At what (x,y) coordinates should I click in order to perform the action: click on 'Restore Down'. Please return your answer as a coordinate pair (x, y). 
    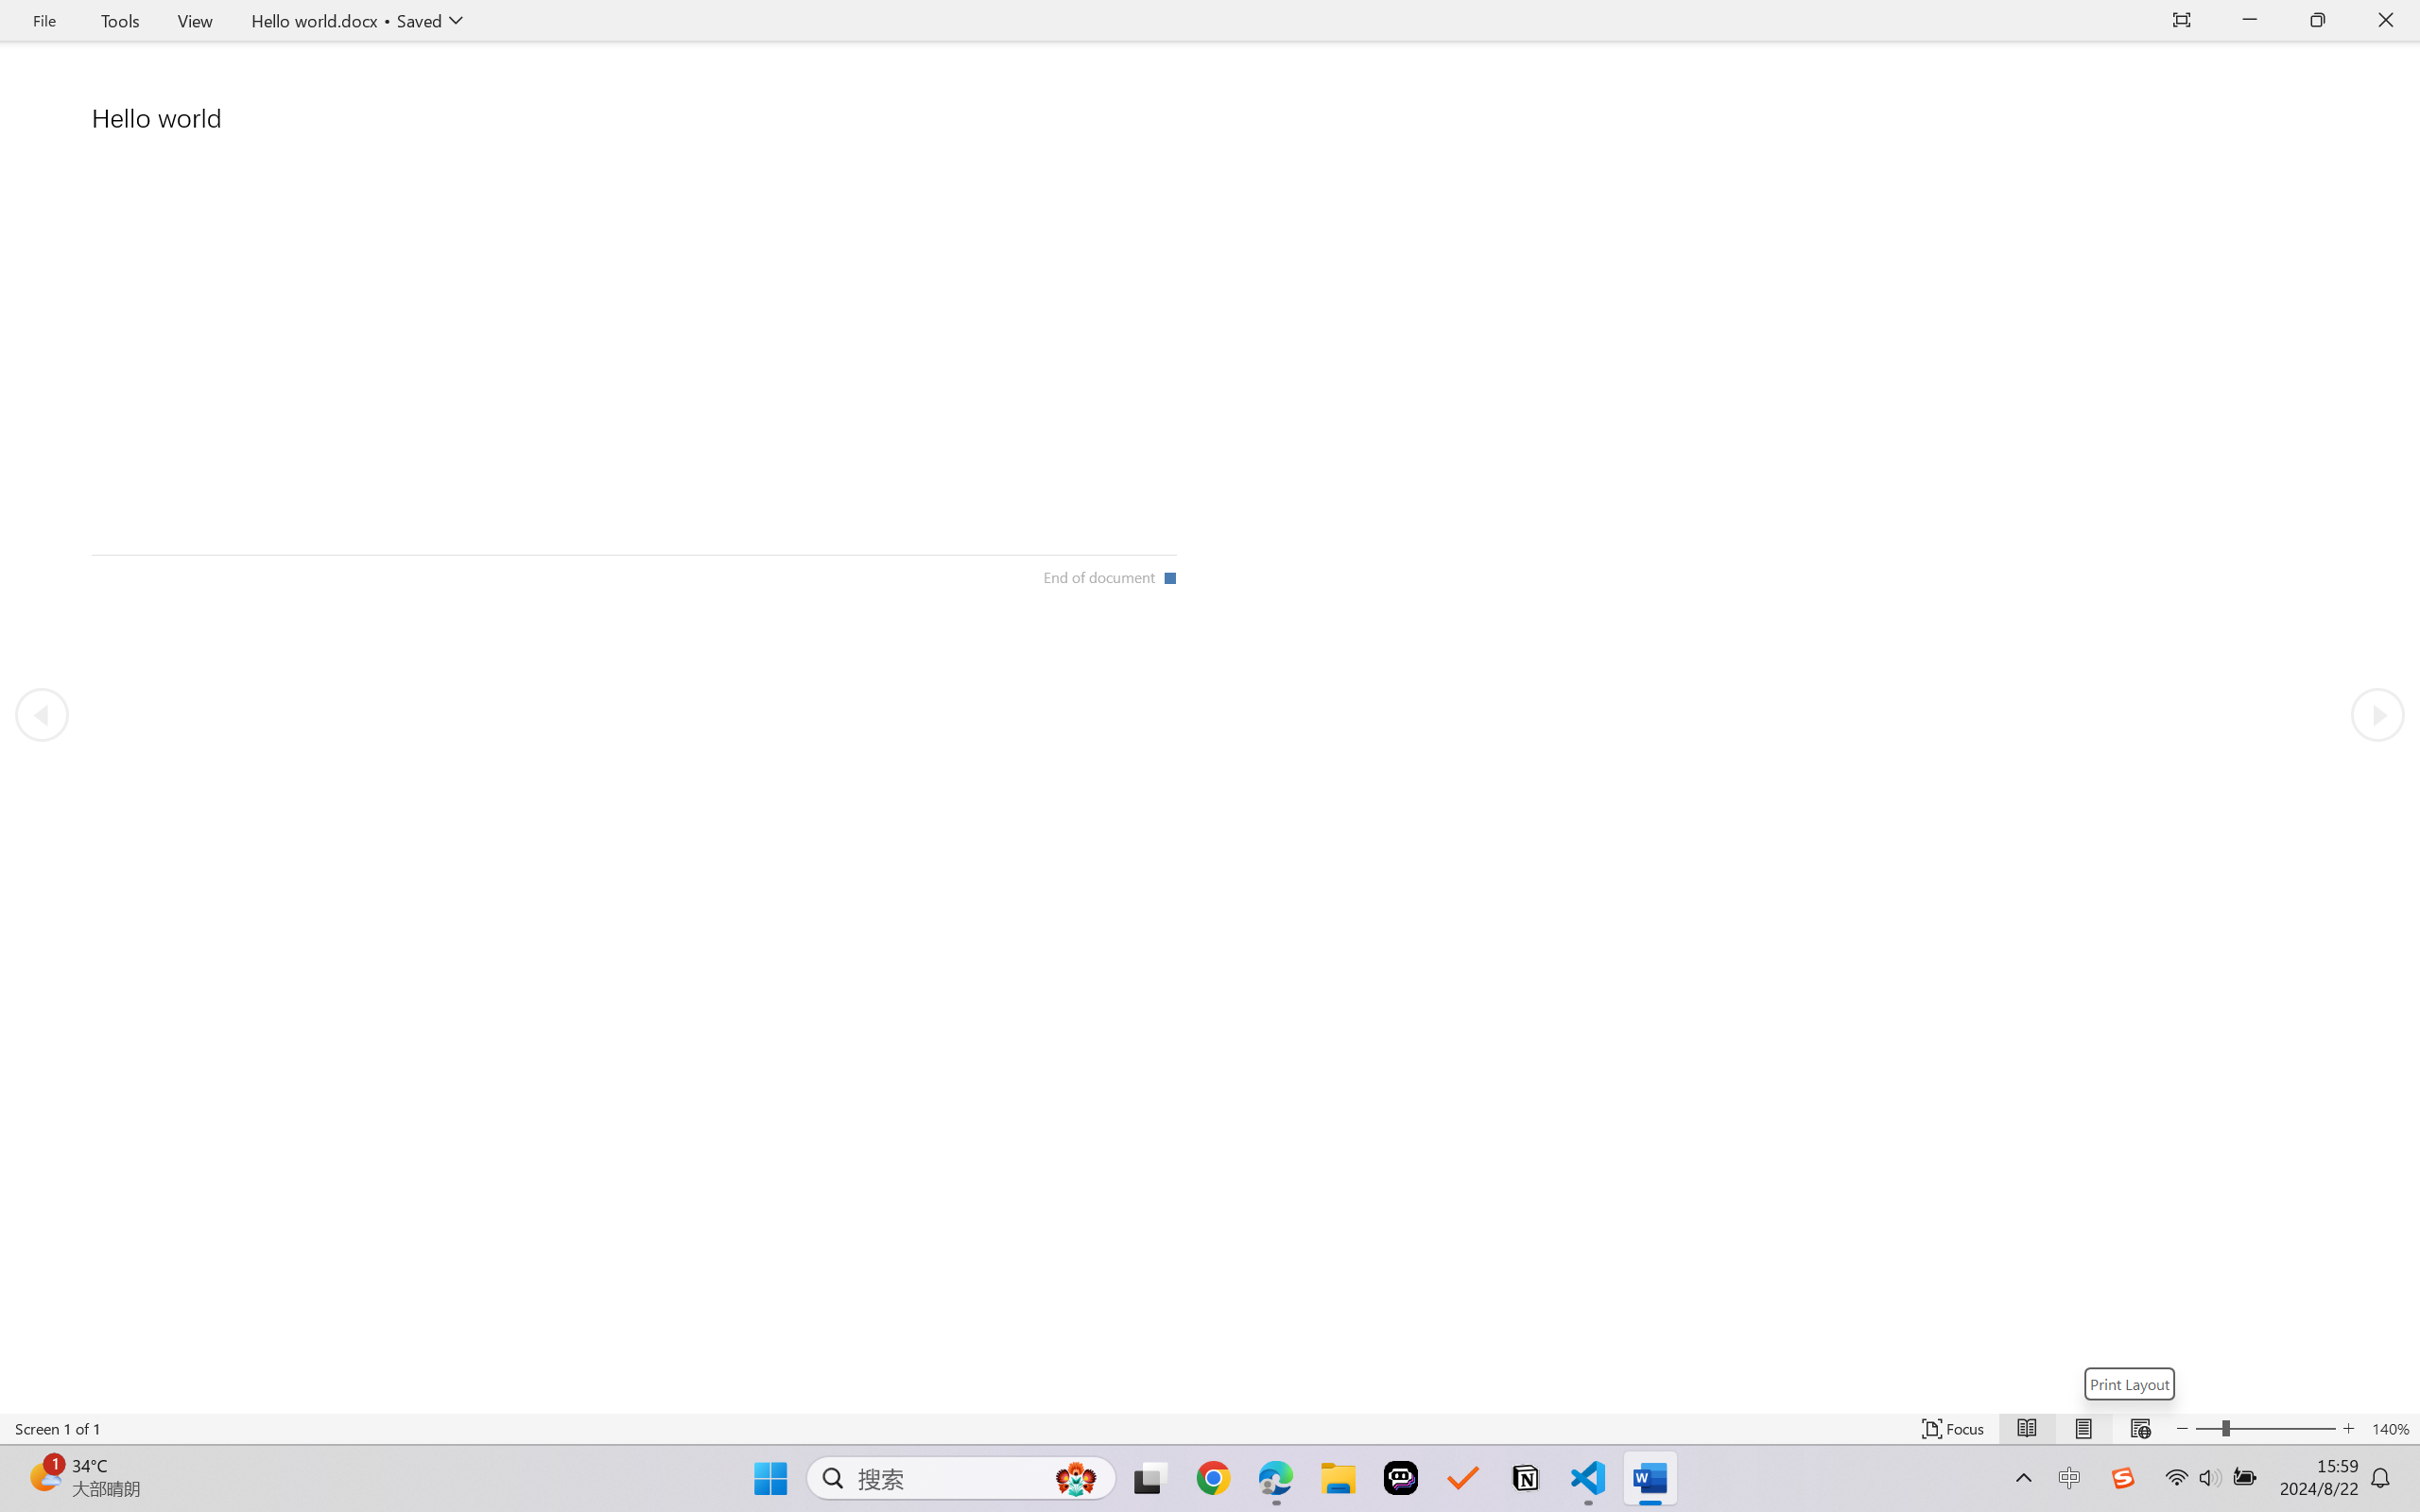
    Looking at the image, I should click on (2318, 20).